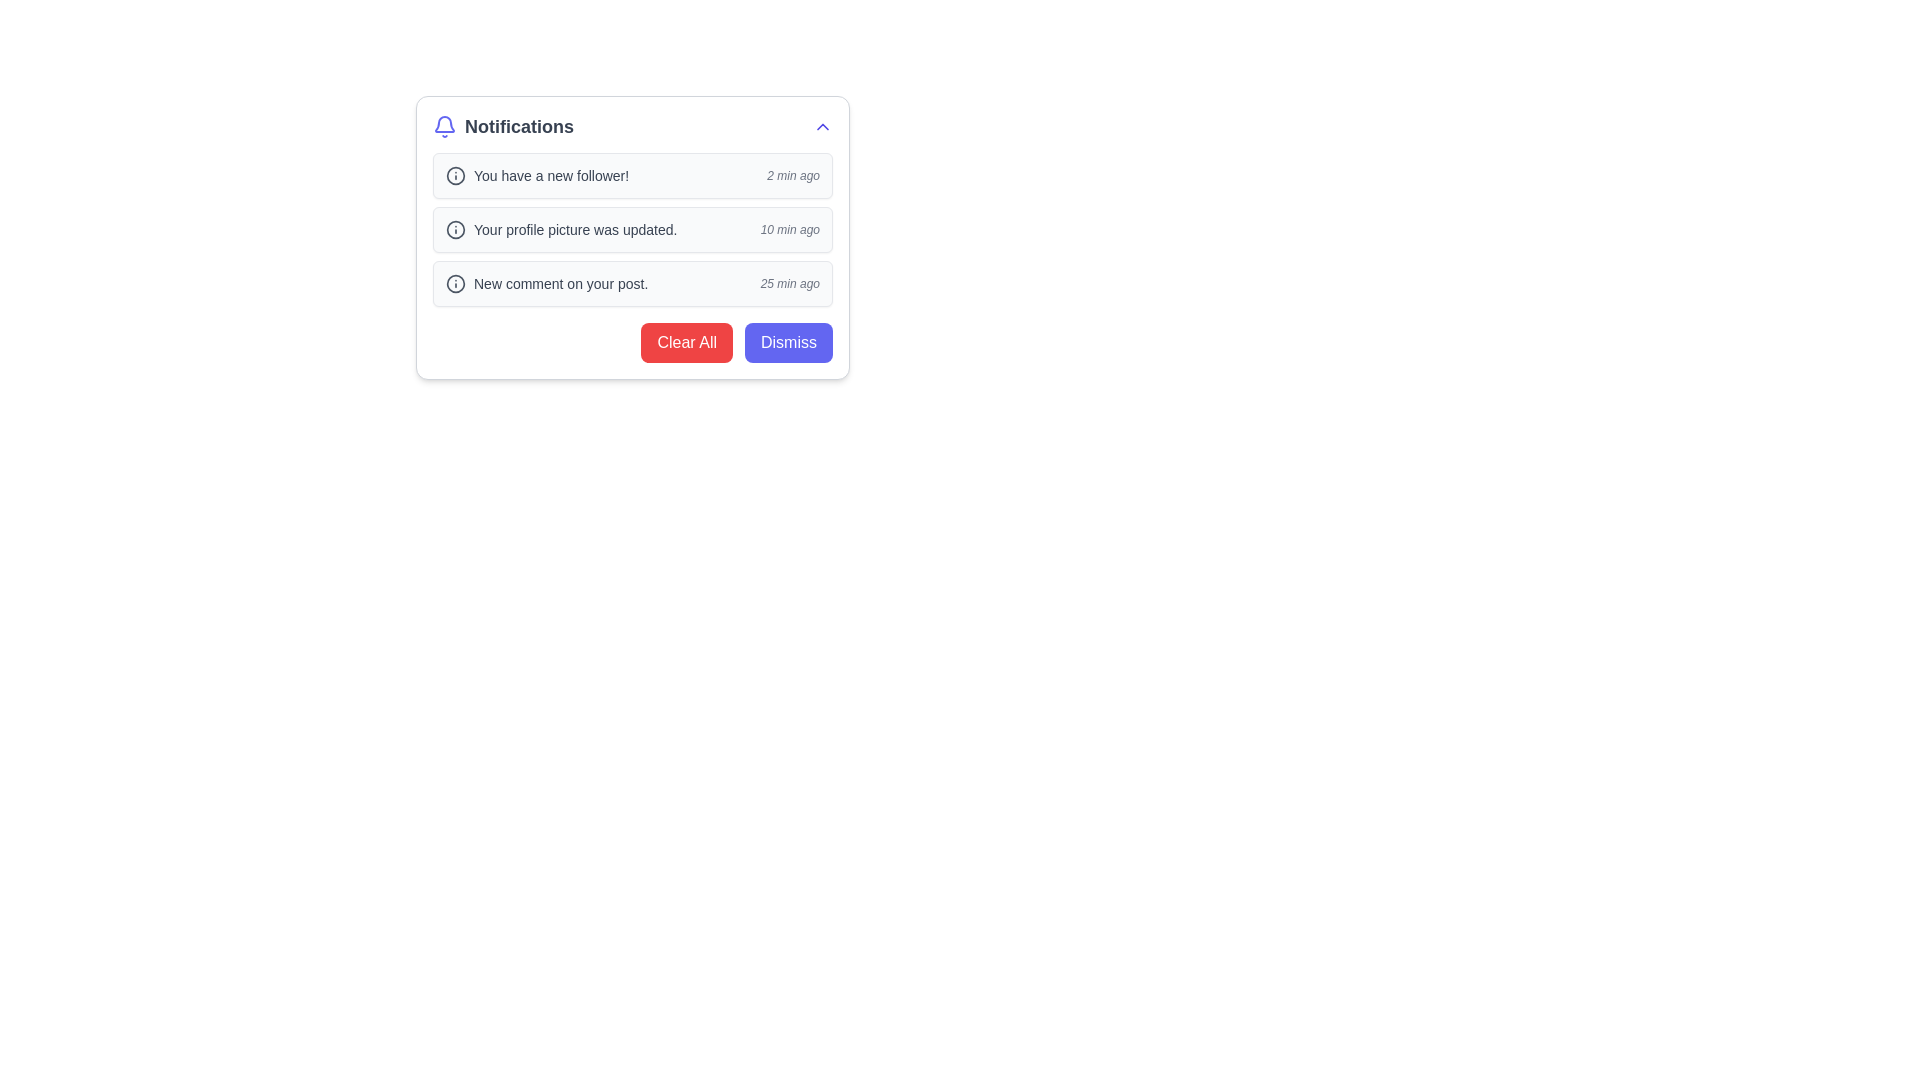 This screenshot has width=1920, height=1080. Describe the element at coordinates (537, 175) in the screenshot. I see `message displayed on the label indicating a new follower, located to the right of the circled 'i' icon in the first notification entry` at that location.